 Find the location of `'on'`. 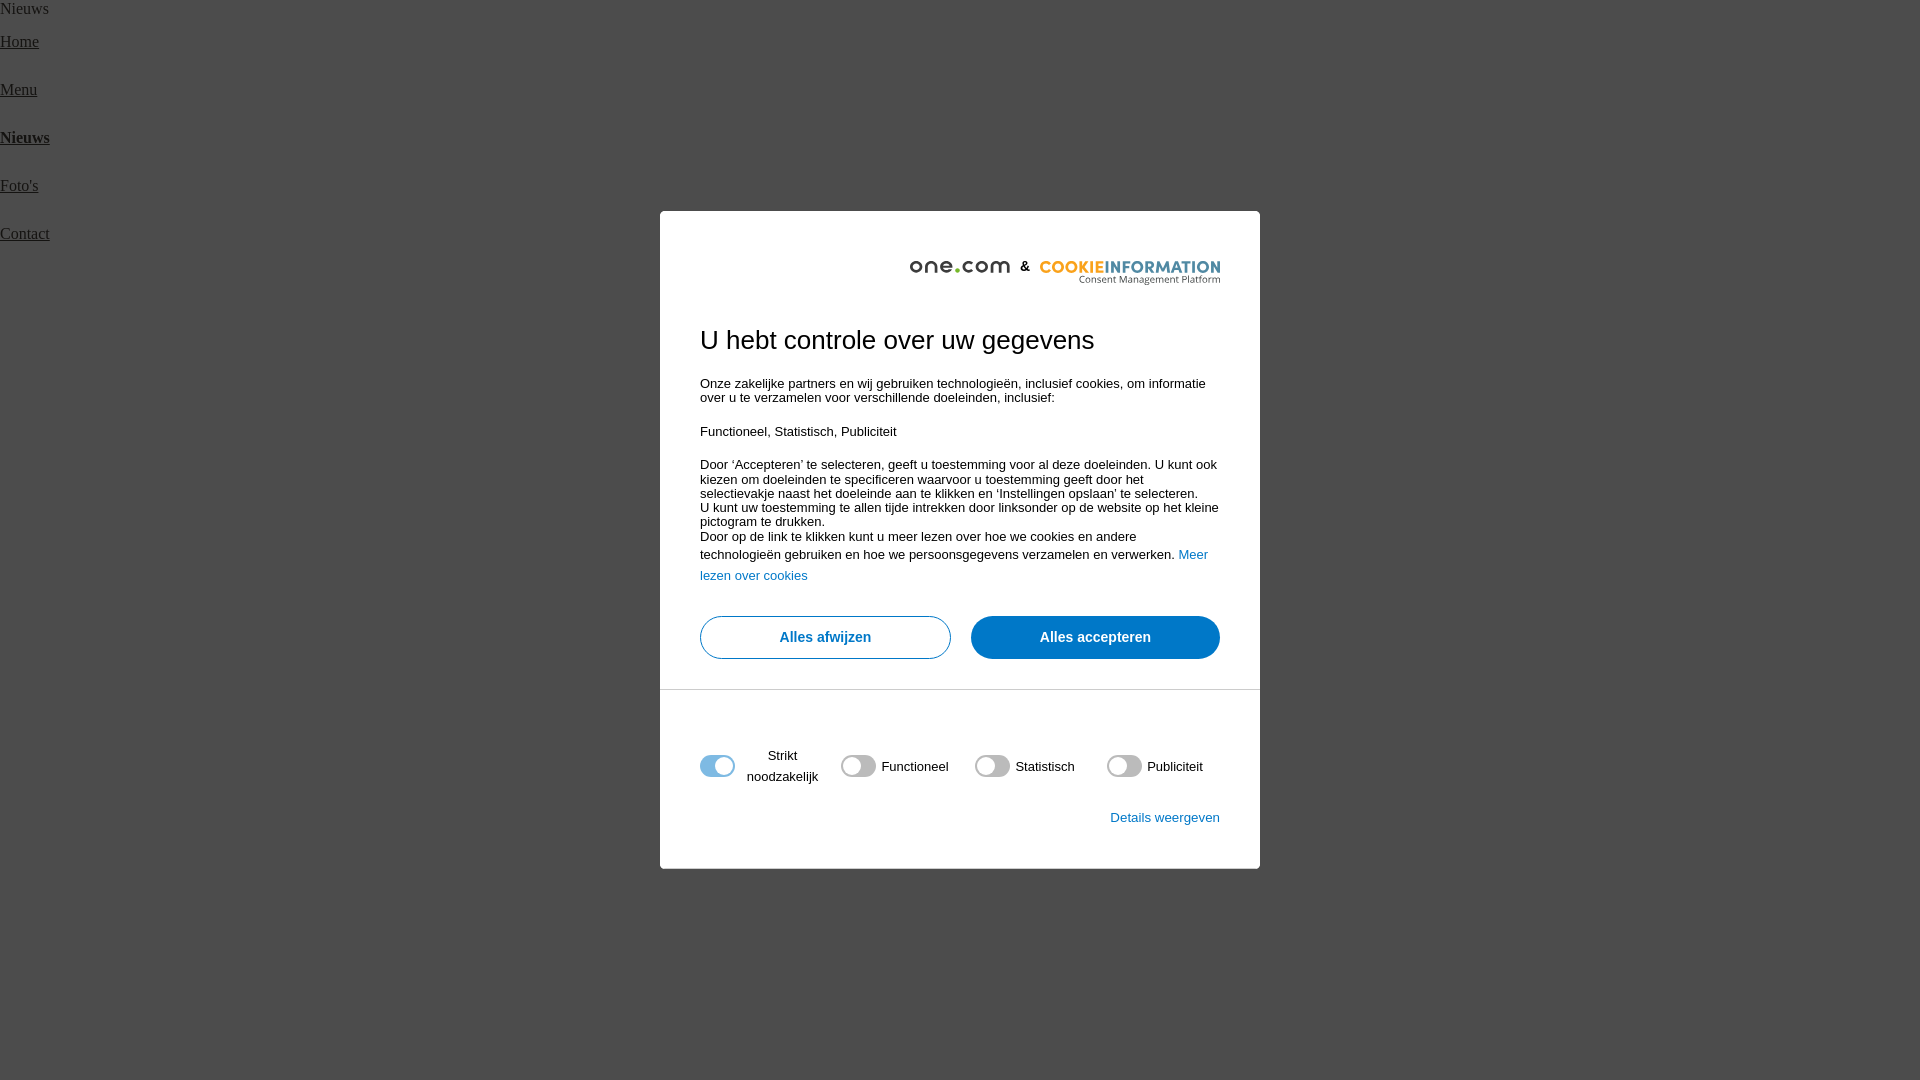

'on' is located at coordinates (1106, 765).